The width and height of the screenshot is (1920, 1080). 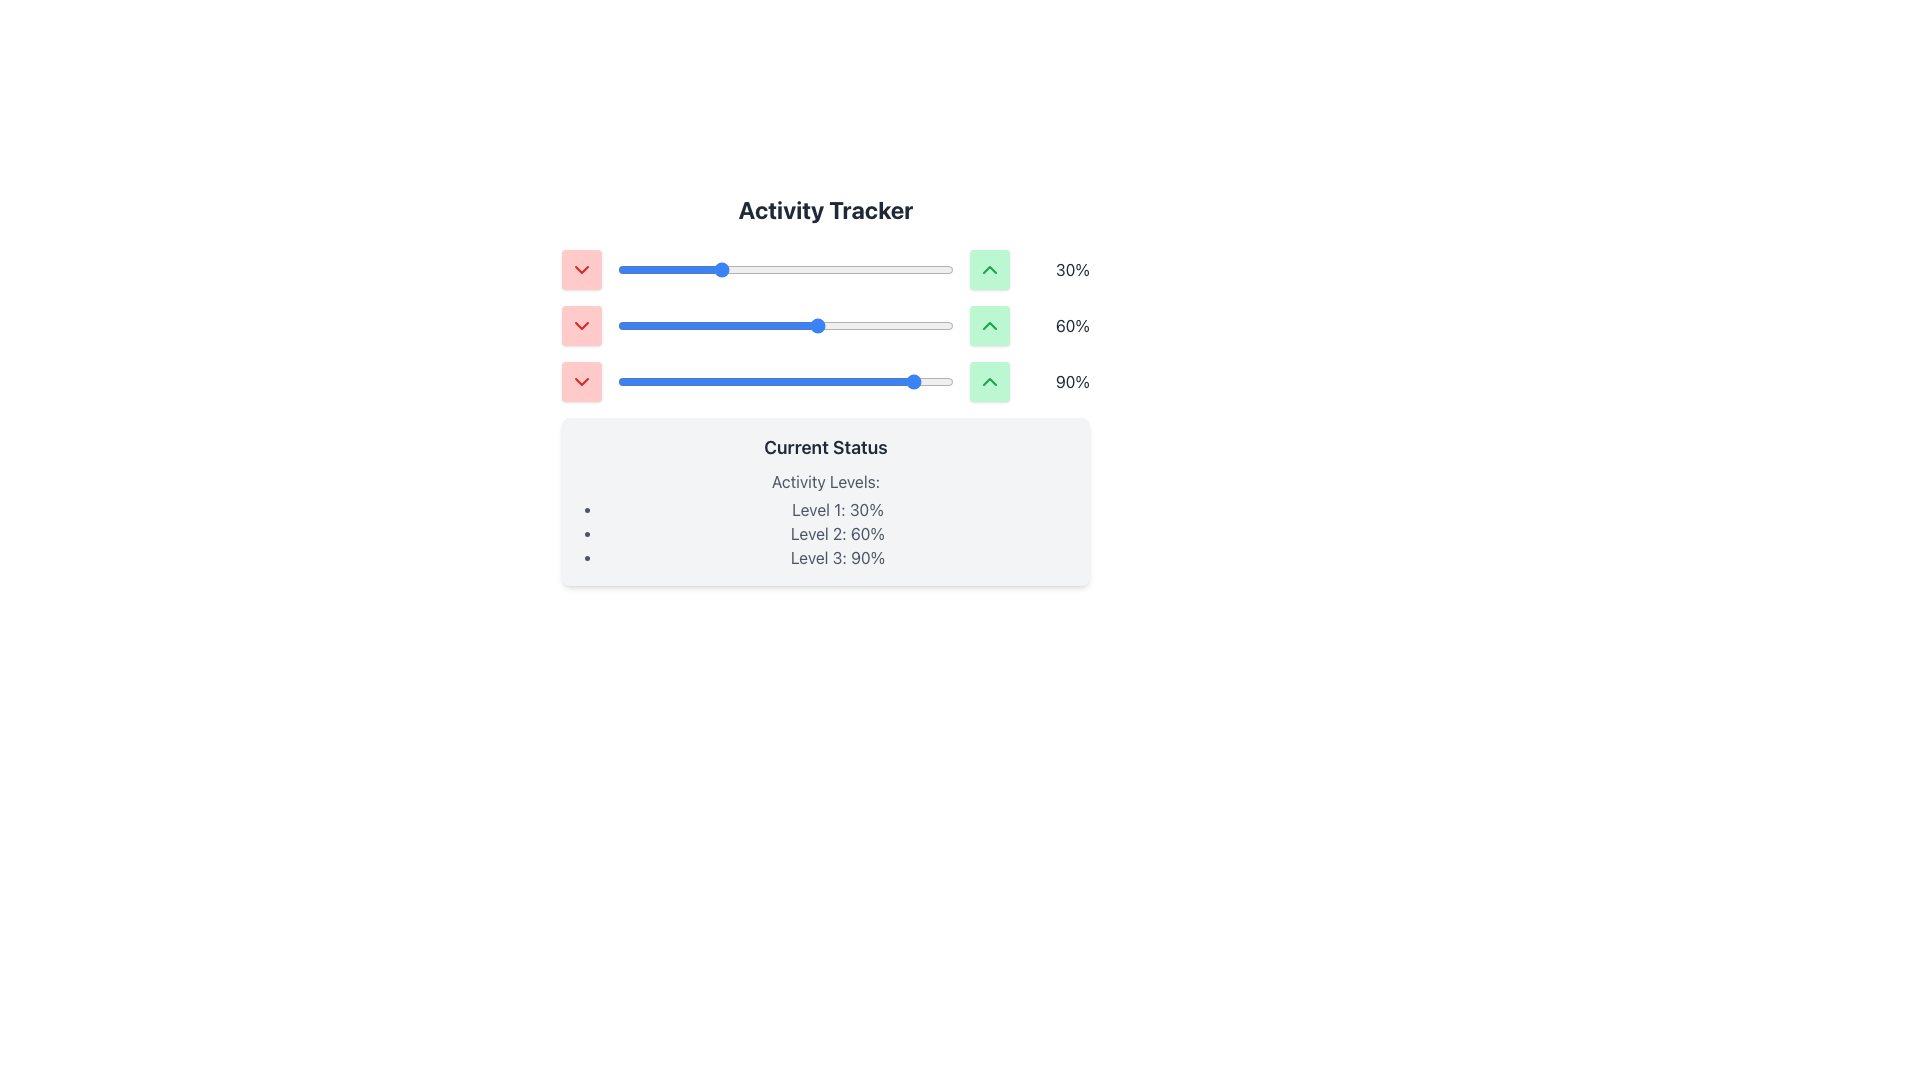 I want to click on the text label displaying the current percentage level, located to the right of the green button with an upward arrow icon, so click(x=1056, y=270).